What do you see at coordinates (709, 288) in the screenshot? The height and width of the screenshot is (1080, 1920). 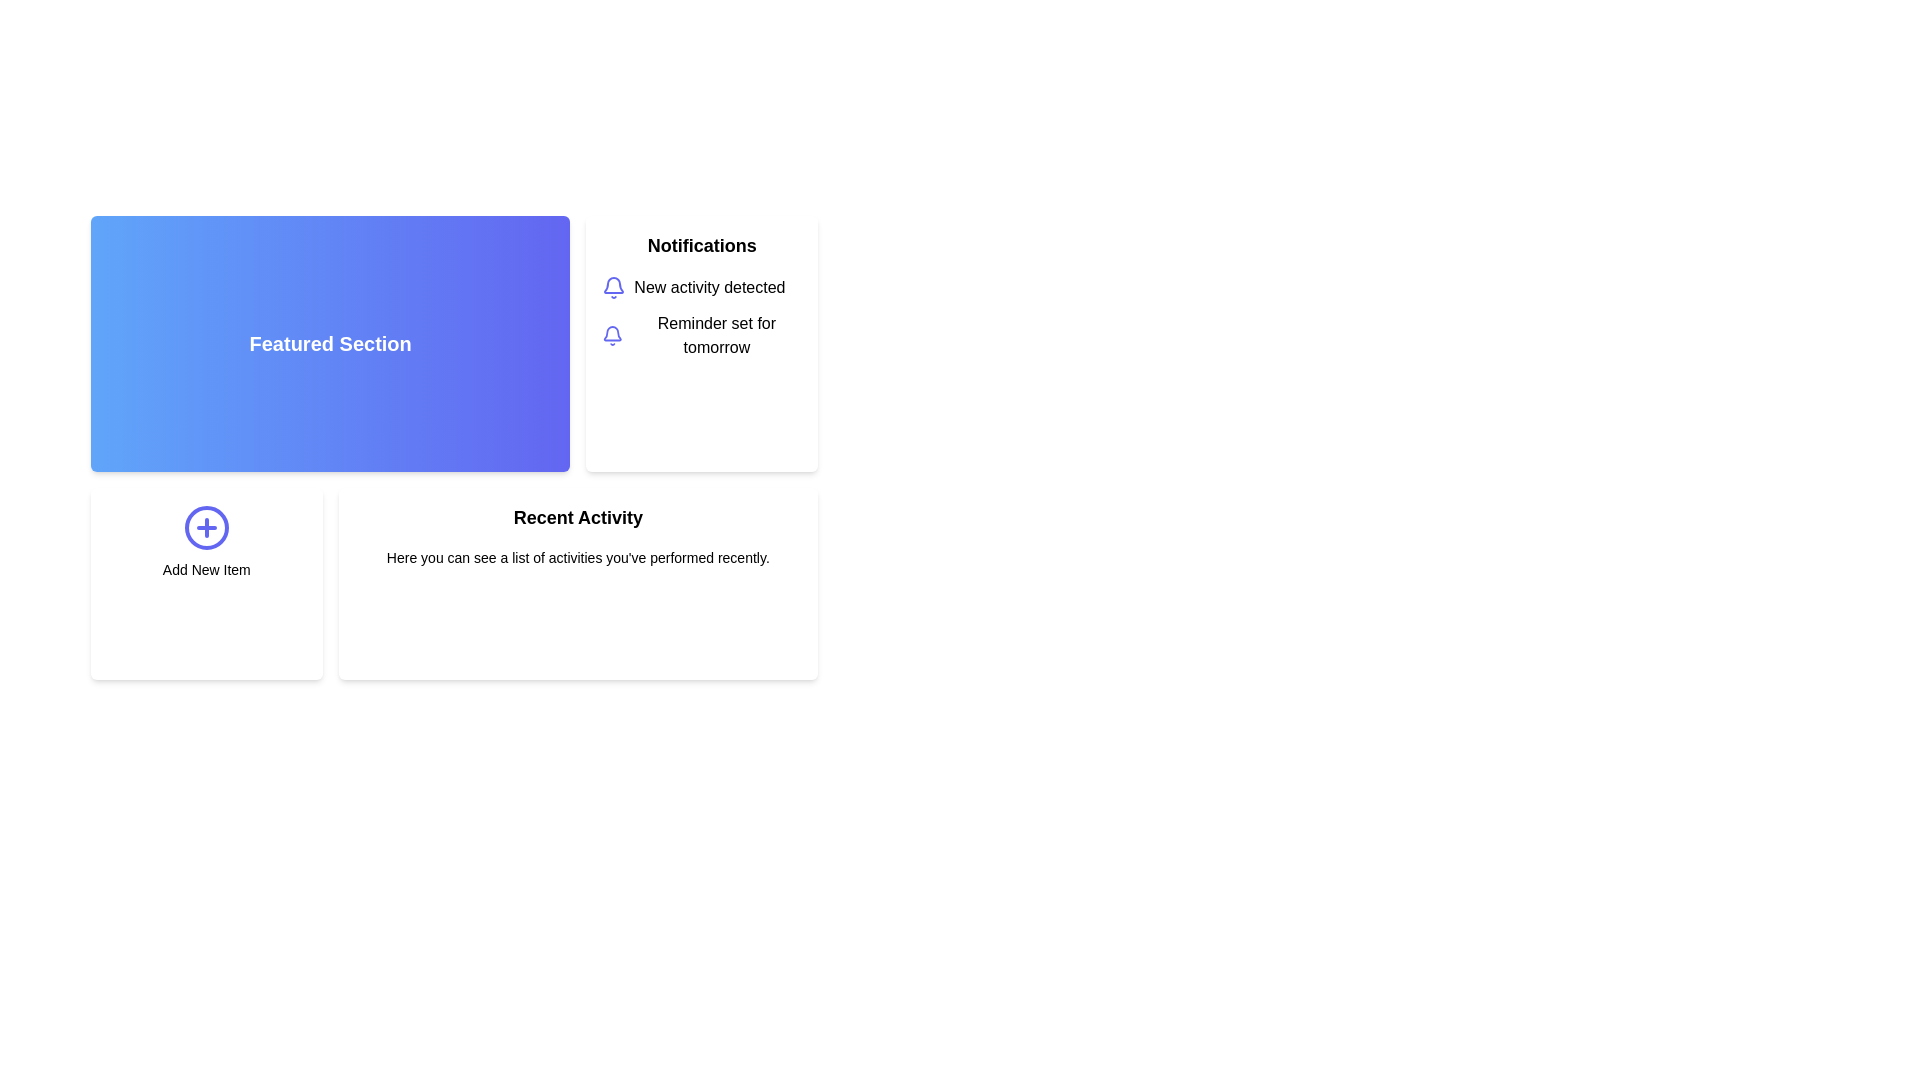 I see `the notification text label located in the Notifications section, adjacent to the bell icon and the text 'Reminder set for tomorrow'` at bounding box center [709, 288].